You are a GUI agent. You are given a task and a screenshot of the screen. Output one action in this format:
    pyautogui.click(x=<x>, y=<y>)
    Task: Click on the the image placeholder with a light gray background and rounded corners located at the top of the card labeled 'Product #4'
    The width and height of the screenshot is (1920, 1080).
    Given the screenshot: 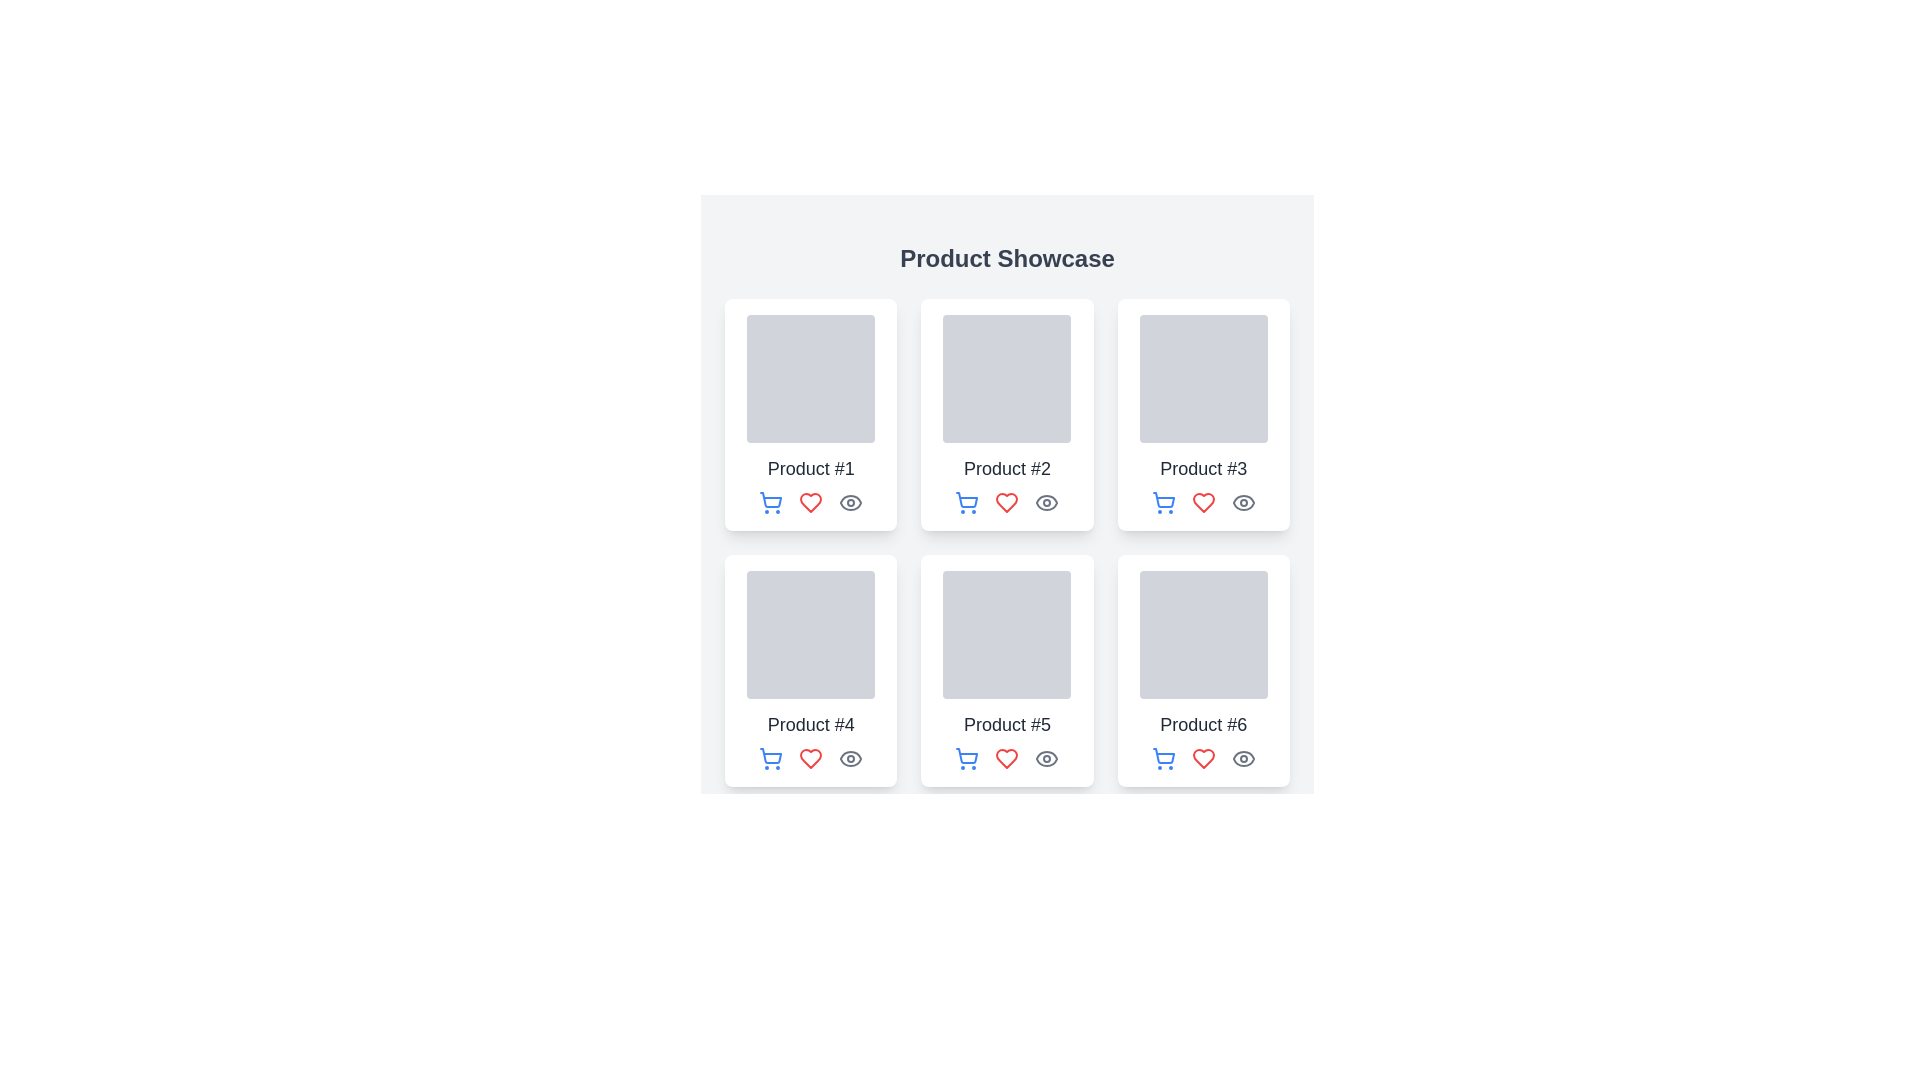 What is the action you would take?
    pyautogui.click(x=811, y=635)
    